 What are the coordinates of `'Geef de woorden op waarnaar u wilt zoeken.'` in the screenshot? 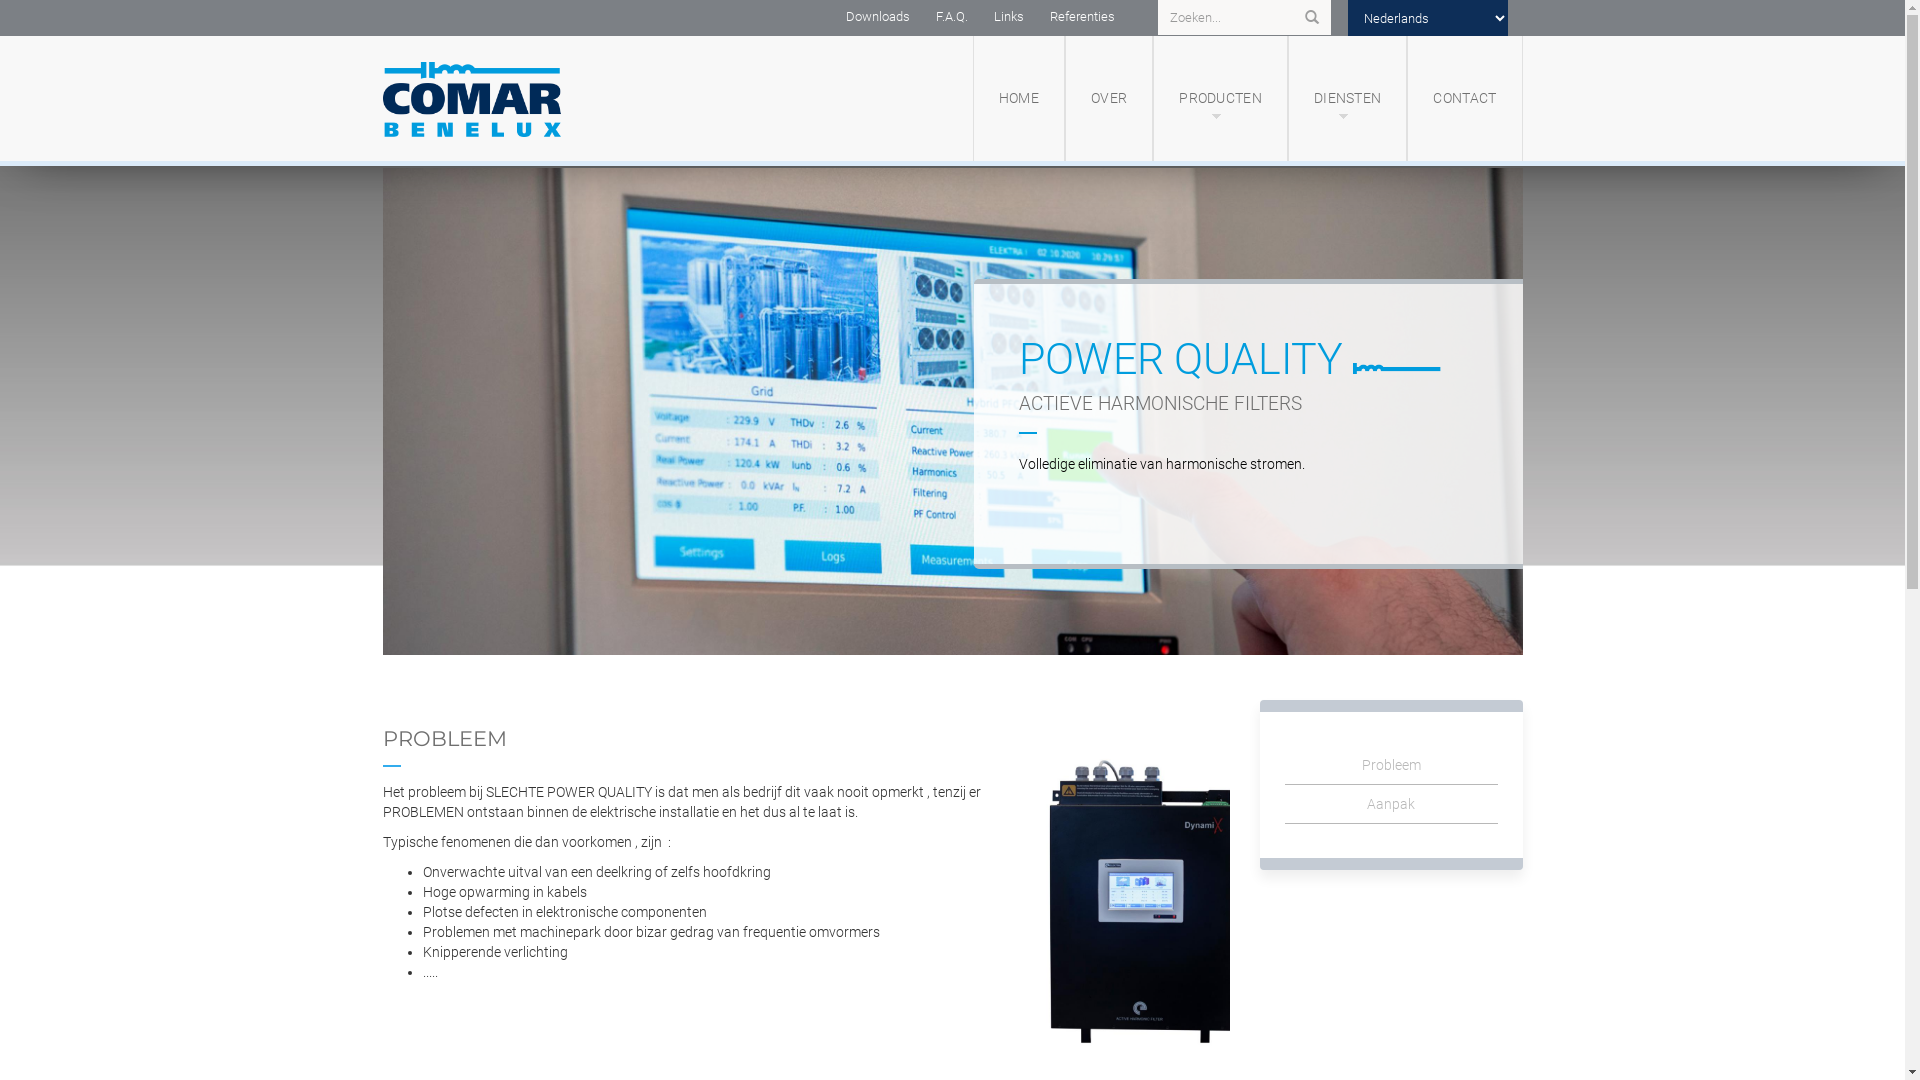 It's located at (1237, 17).